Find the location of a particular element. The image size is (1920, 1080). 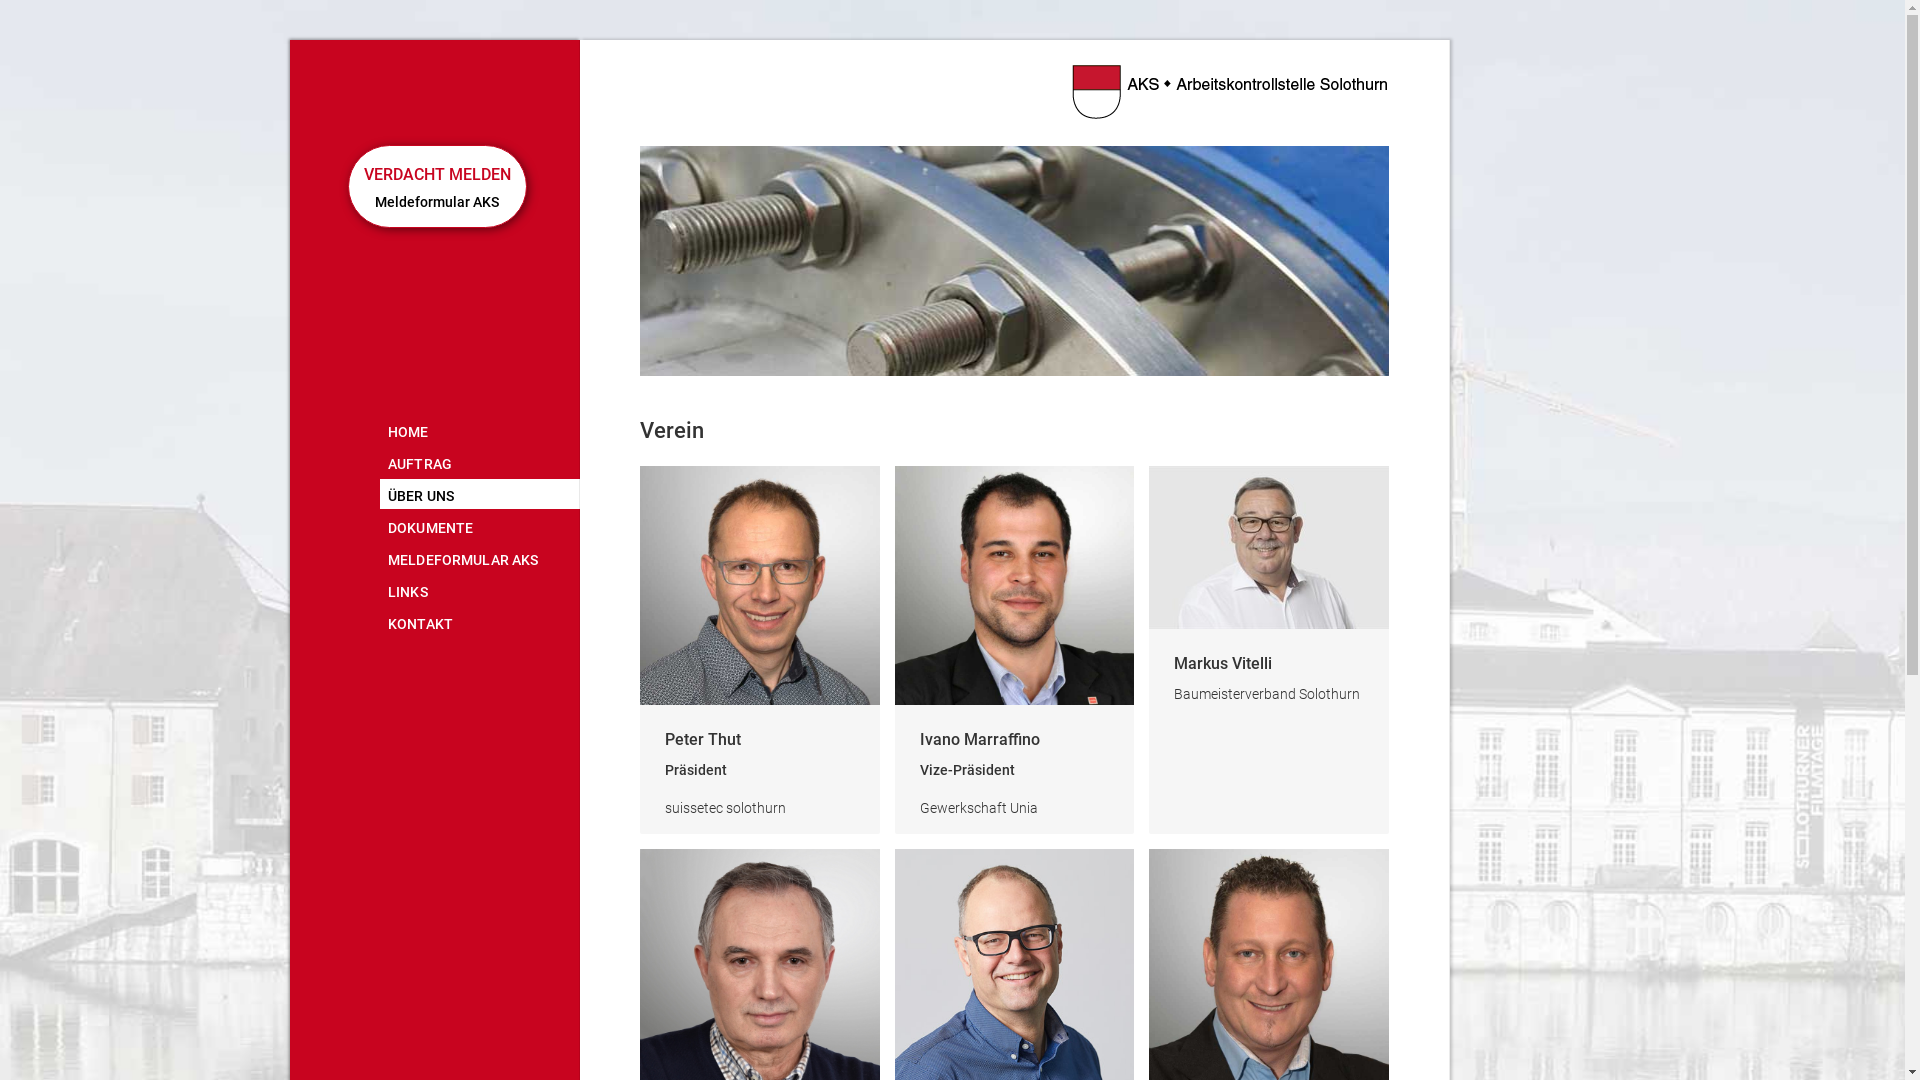

'VERDACHT MELDEN is located at coordinates (436, 186).